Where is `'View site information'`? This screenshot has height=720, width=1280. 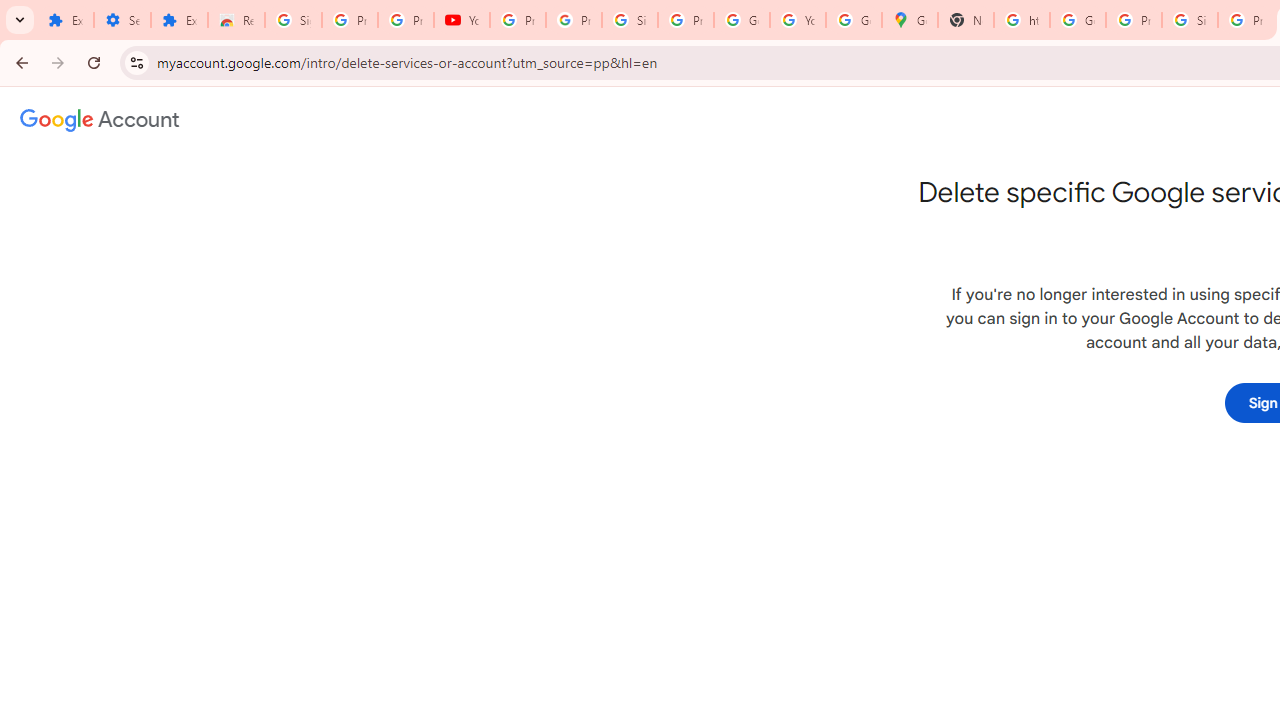 'View site information' is located at coordinates (135, 61).